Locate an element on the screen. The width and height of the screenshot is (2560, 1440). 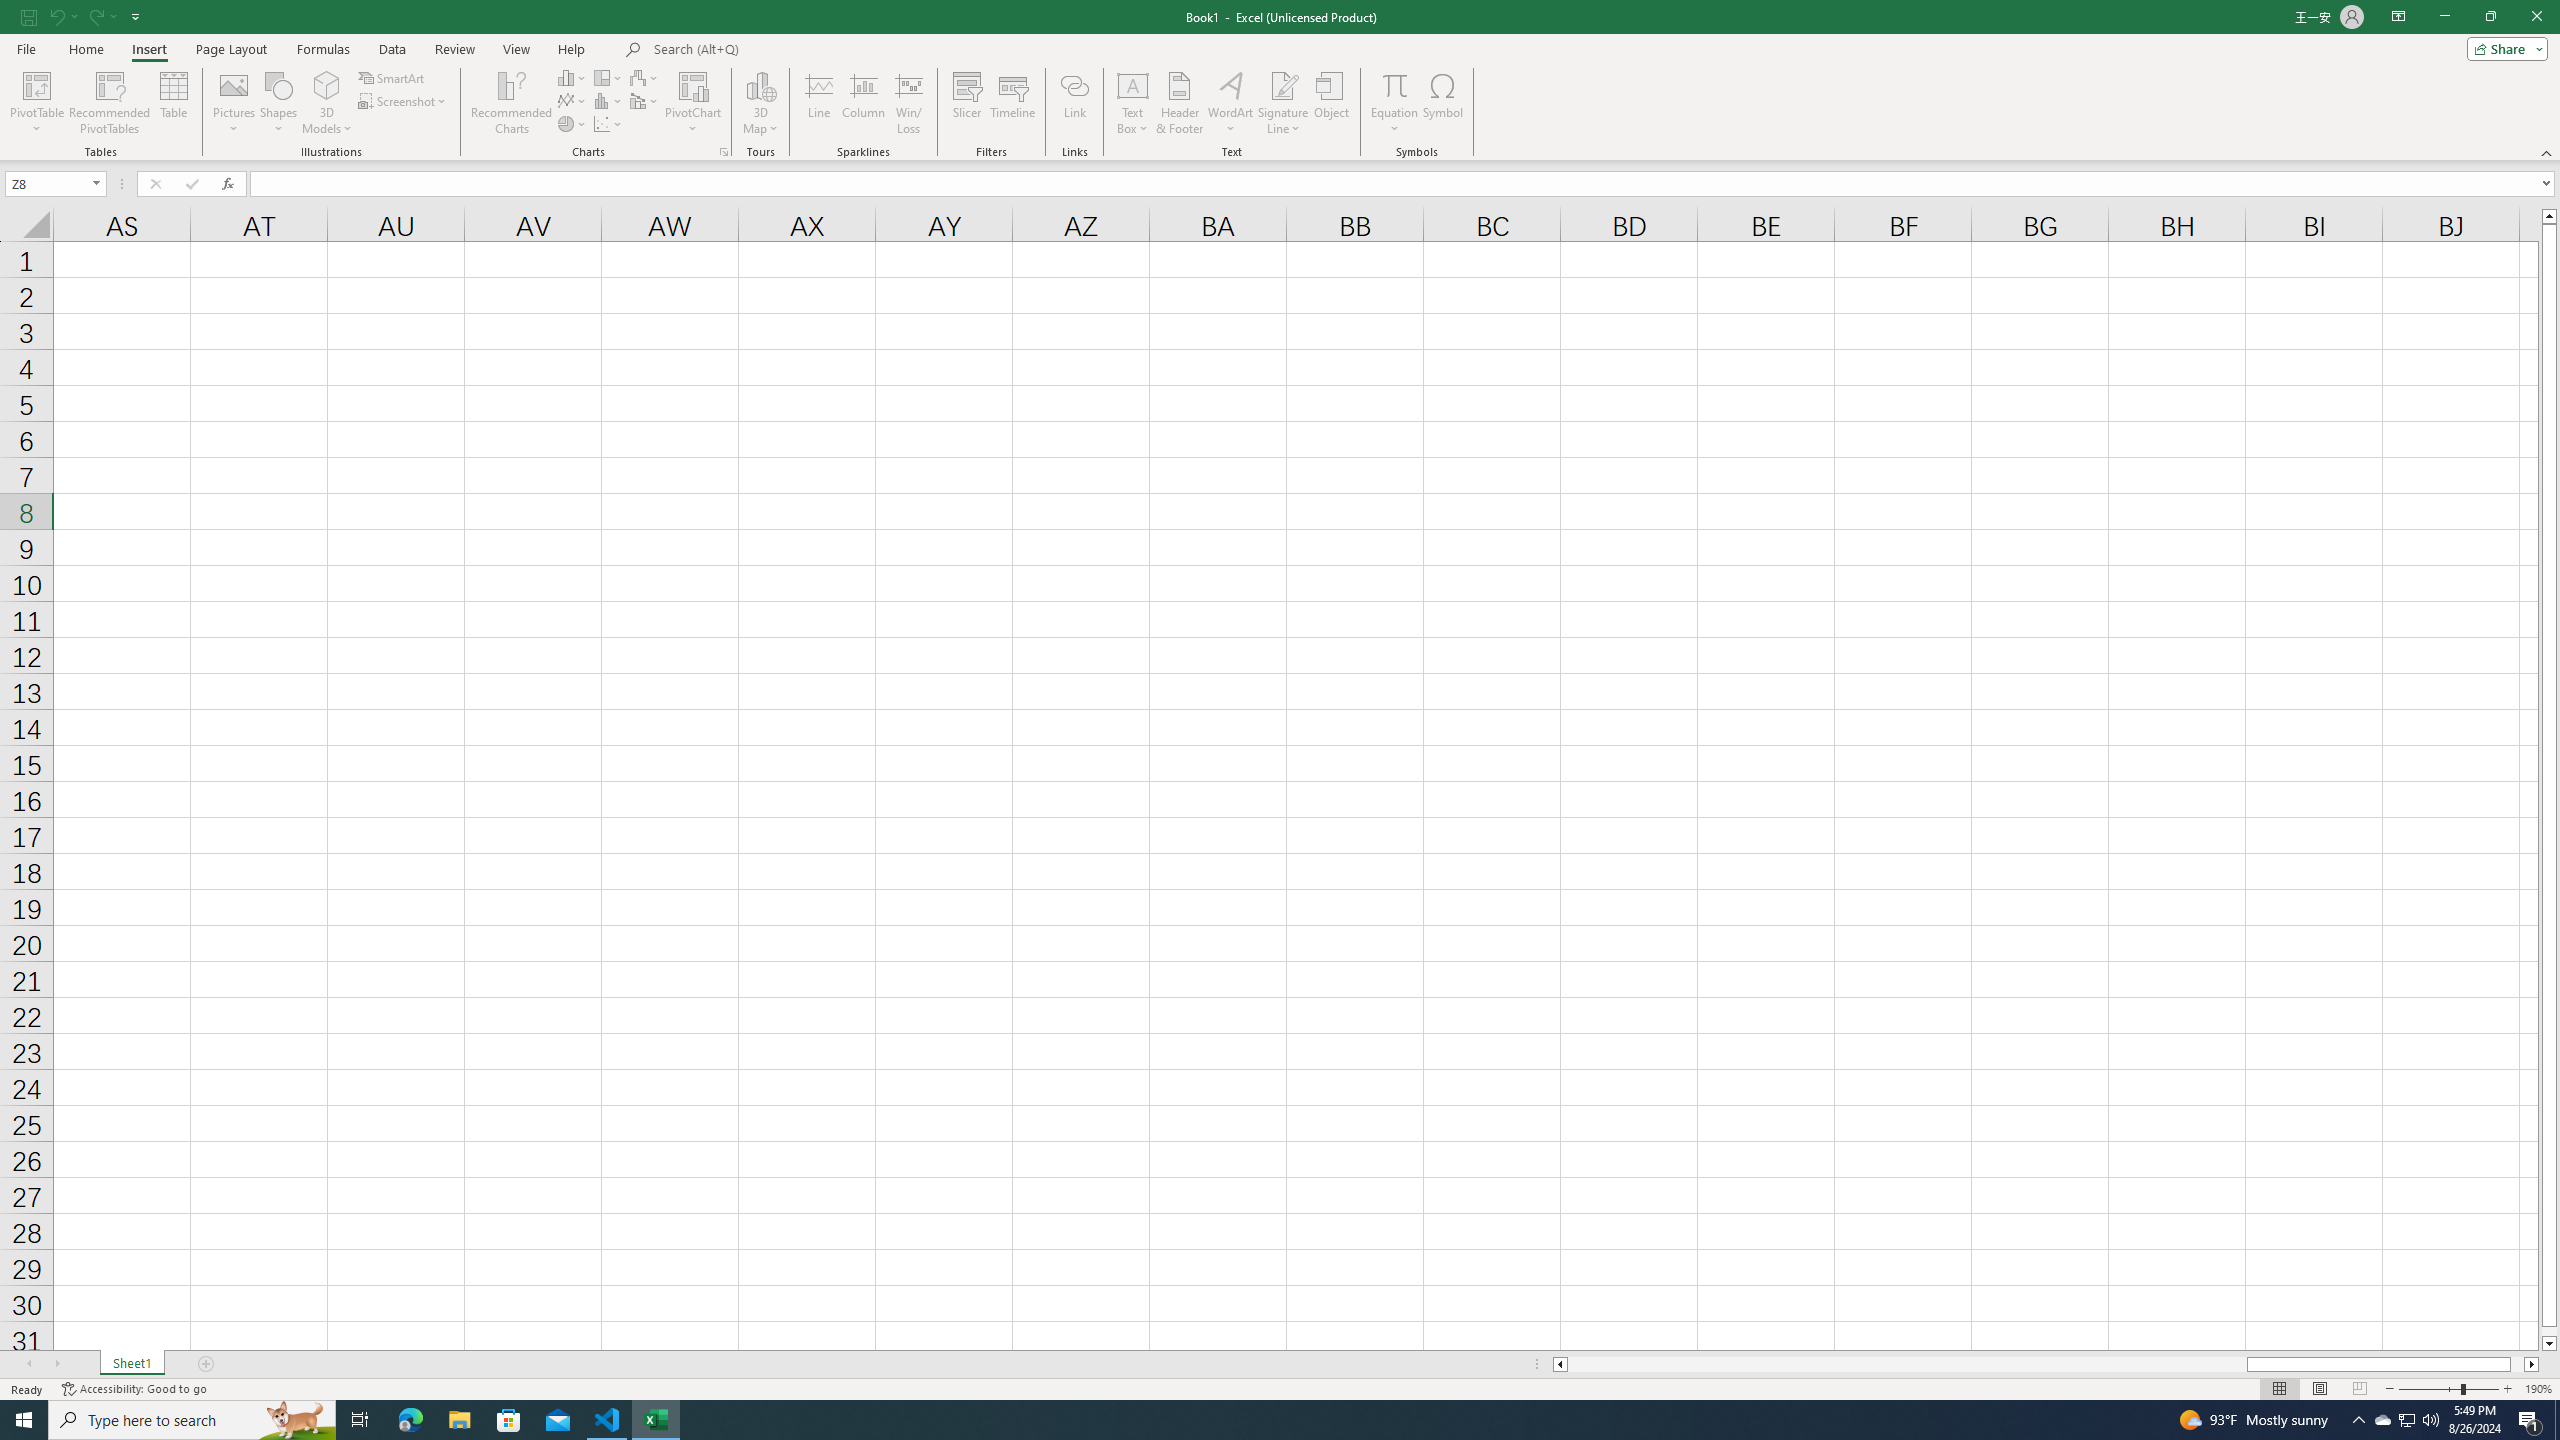
'Signature Line' is located at coordinates (1283, 84).